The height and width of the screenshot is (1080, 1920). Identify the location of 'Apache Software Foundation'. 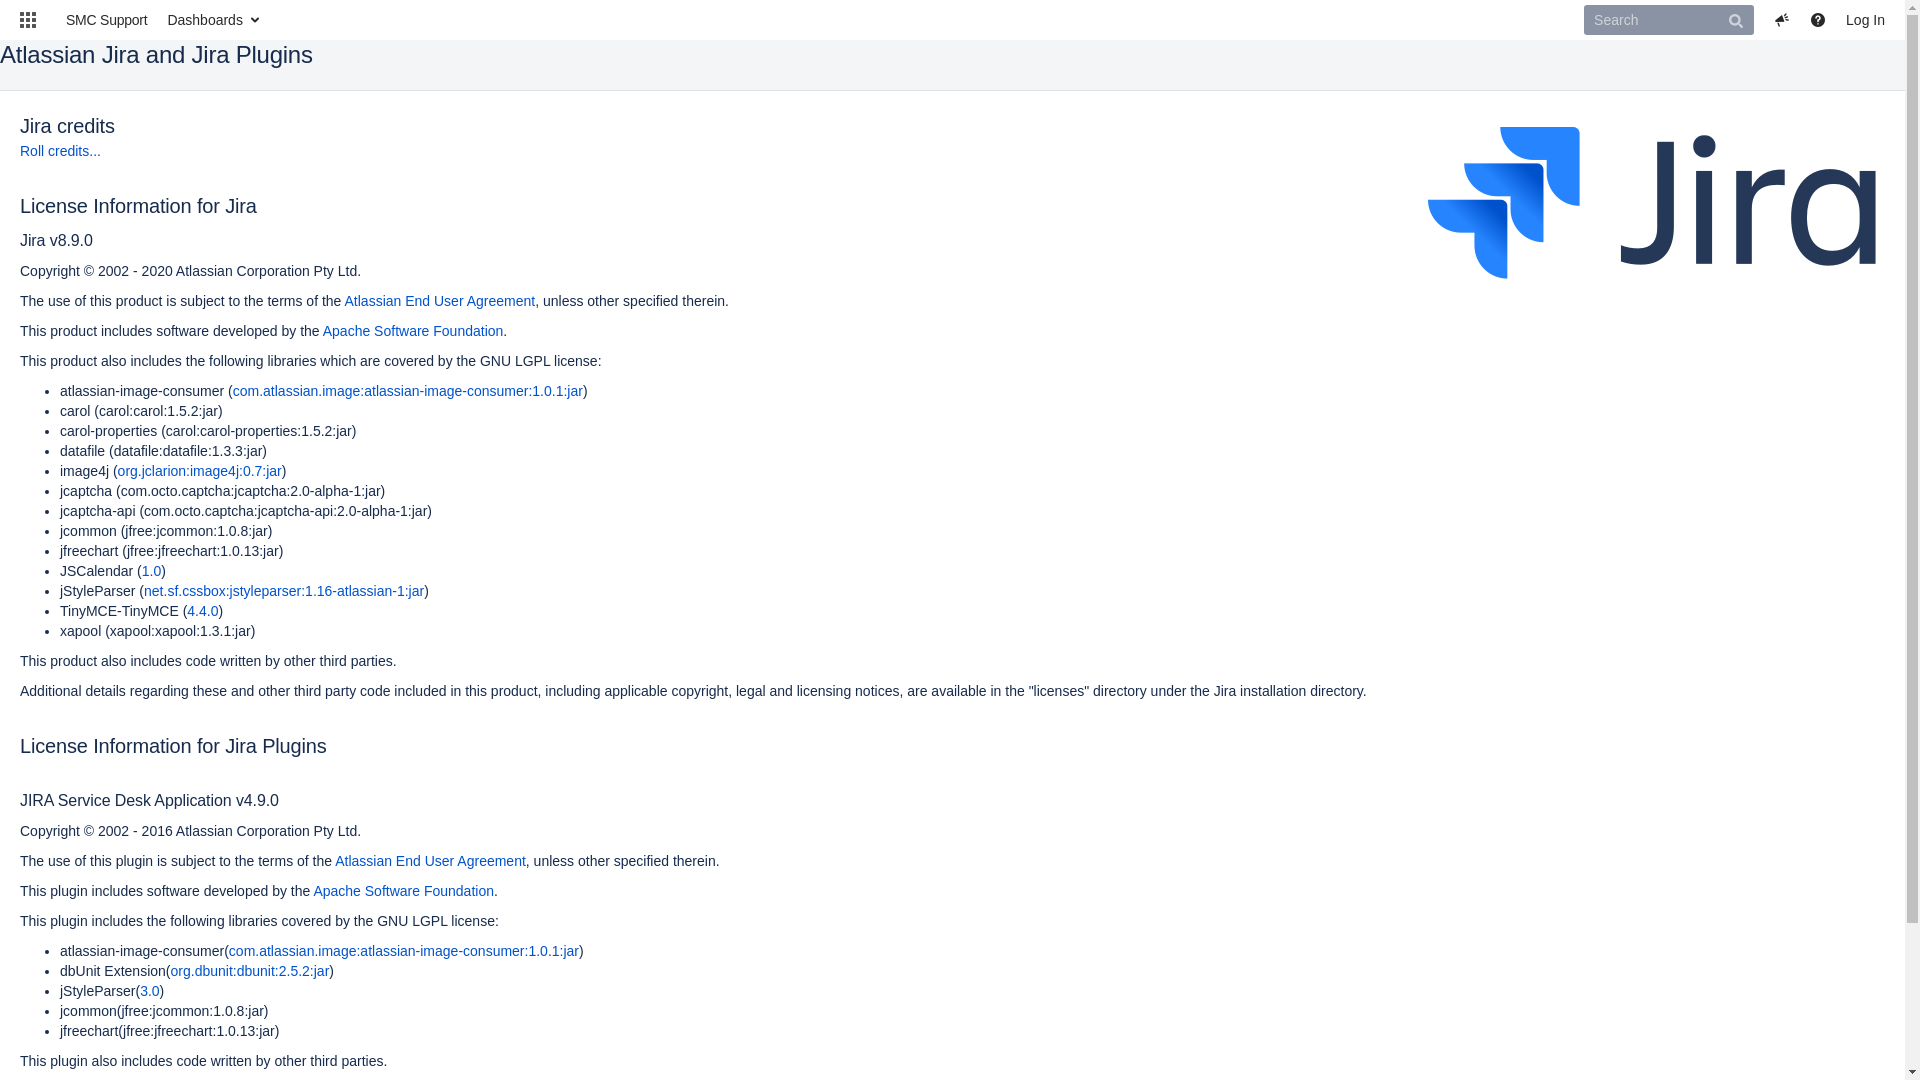
(412, 330).